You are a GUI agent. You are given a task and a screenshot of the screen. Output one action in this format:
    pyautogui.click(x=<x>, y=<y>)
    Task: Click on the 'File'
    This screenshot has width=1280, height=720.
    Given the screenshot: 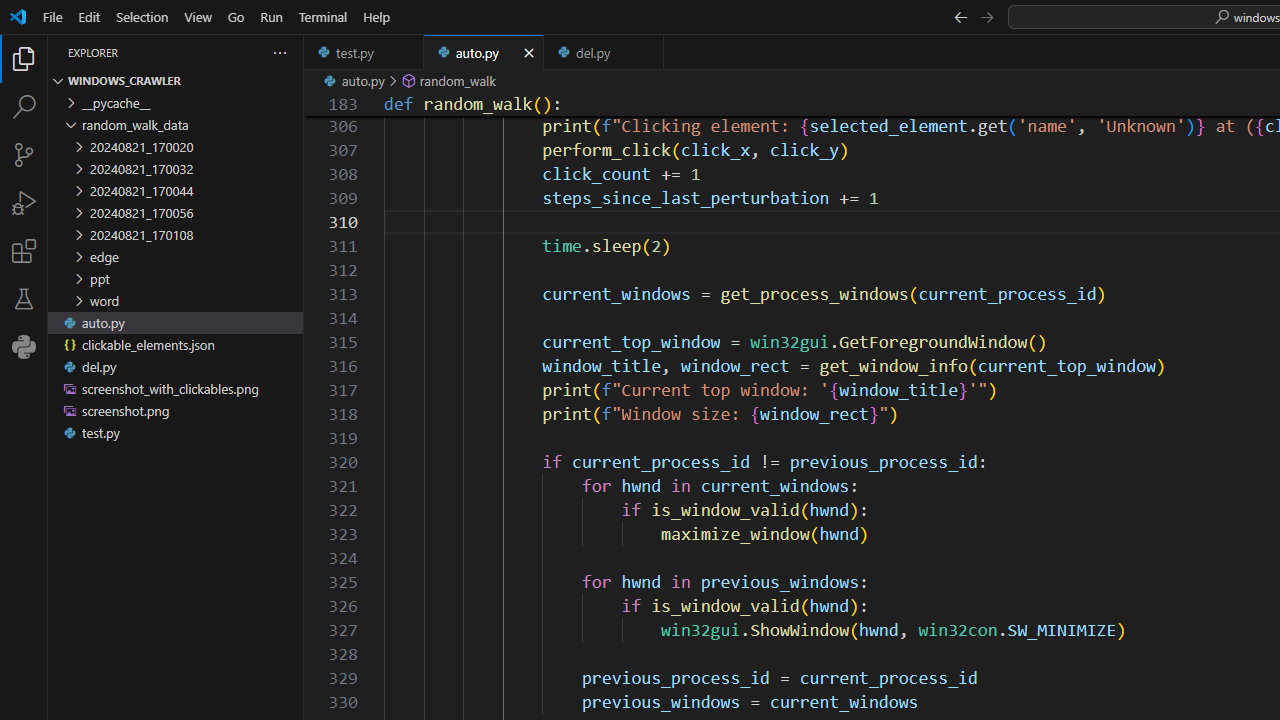 What is the action you would take?
    pyautogui.click(x=52, y=16)
    